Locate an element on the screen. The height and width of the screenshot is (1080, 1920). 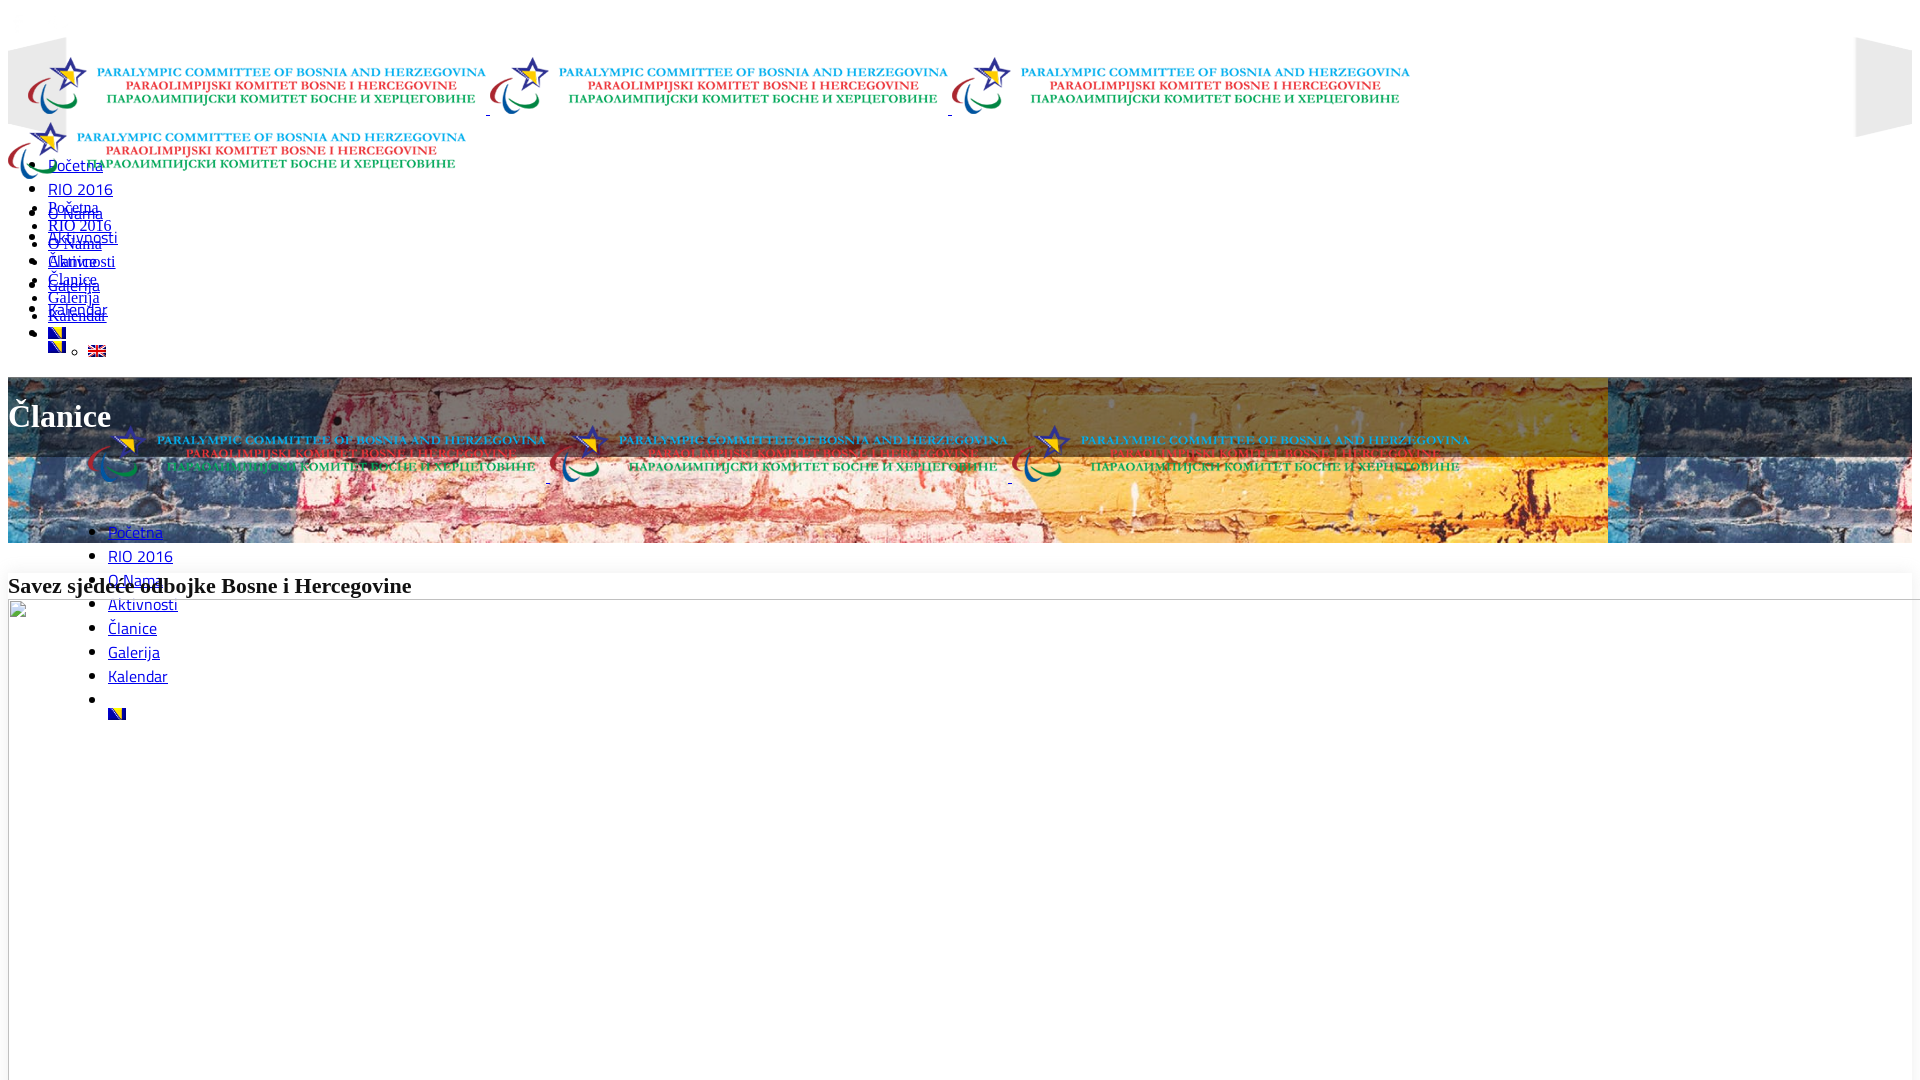
'O Nama' is located at coordinates (134, 579).